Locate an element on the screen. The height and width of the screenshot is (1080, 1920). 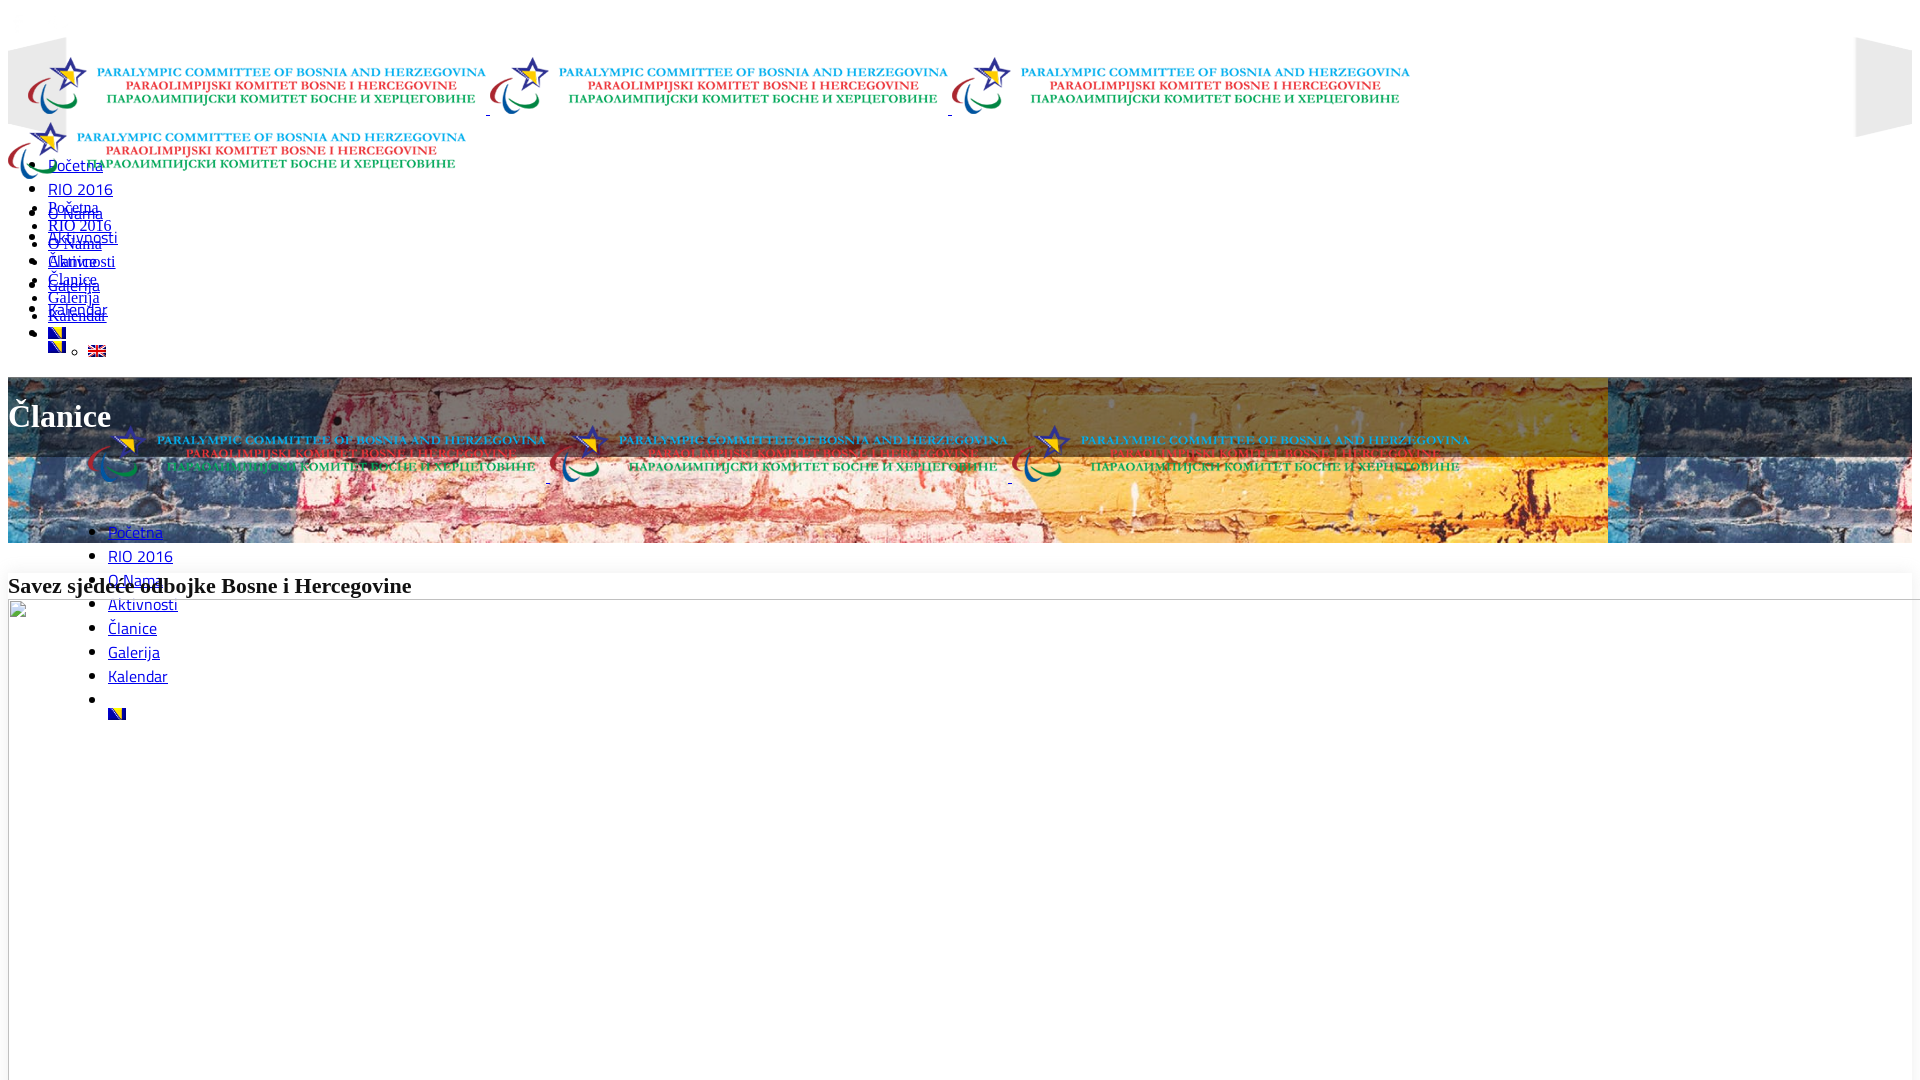
'O Nama' is located at coordinates (134, 579).